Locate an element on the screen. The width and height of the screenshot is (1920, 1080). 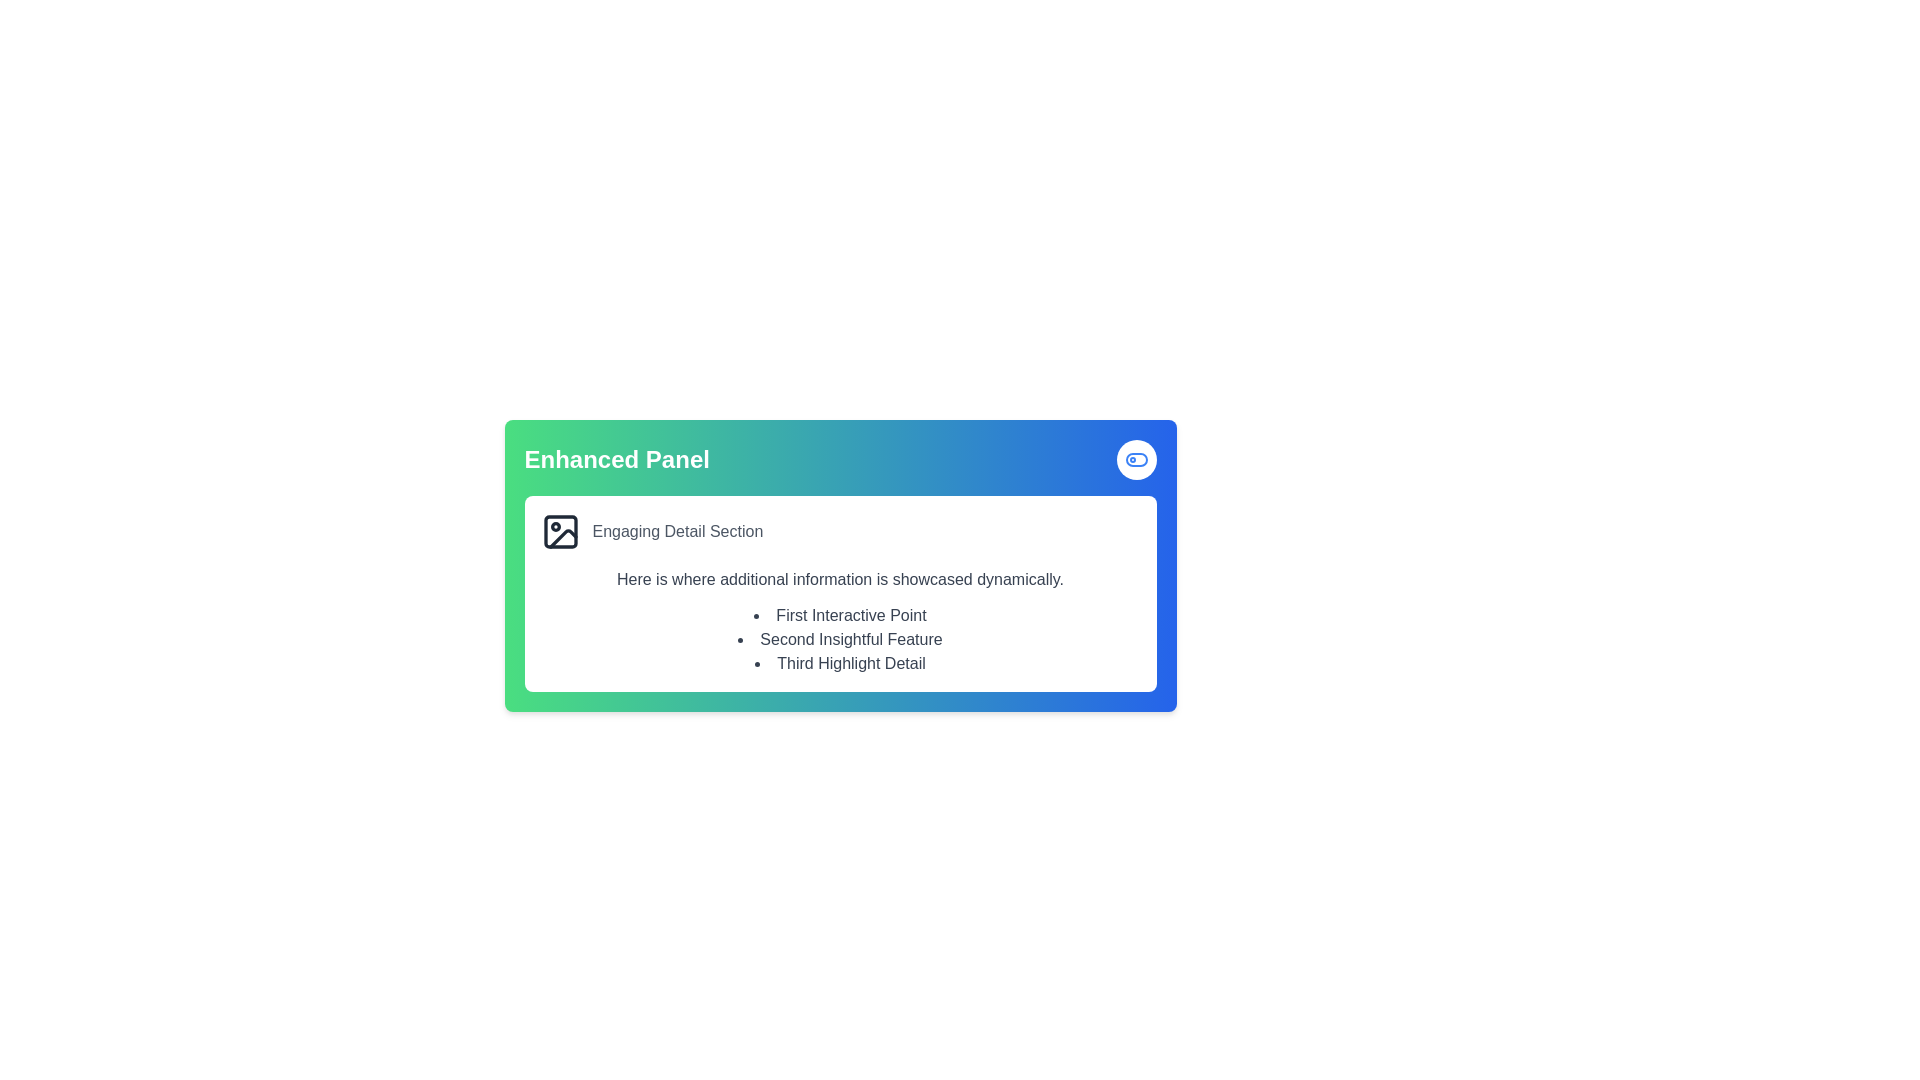
the toggle switch icon, which is a pill-shaped button with a bright blue outline and fill is located at coordinates (1136, 459).